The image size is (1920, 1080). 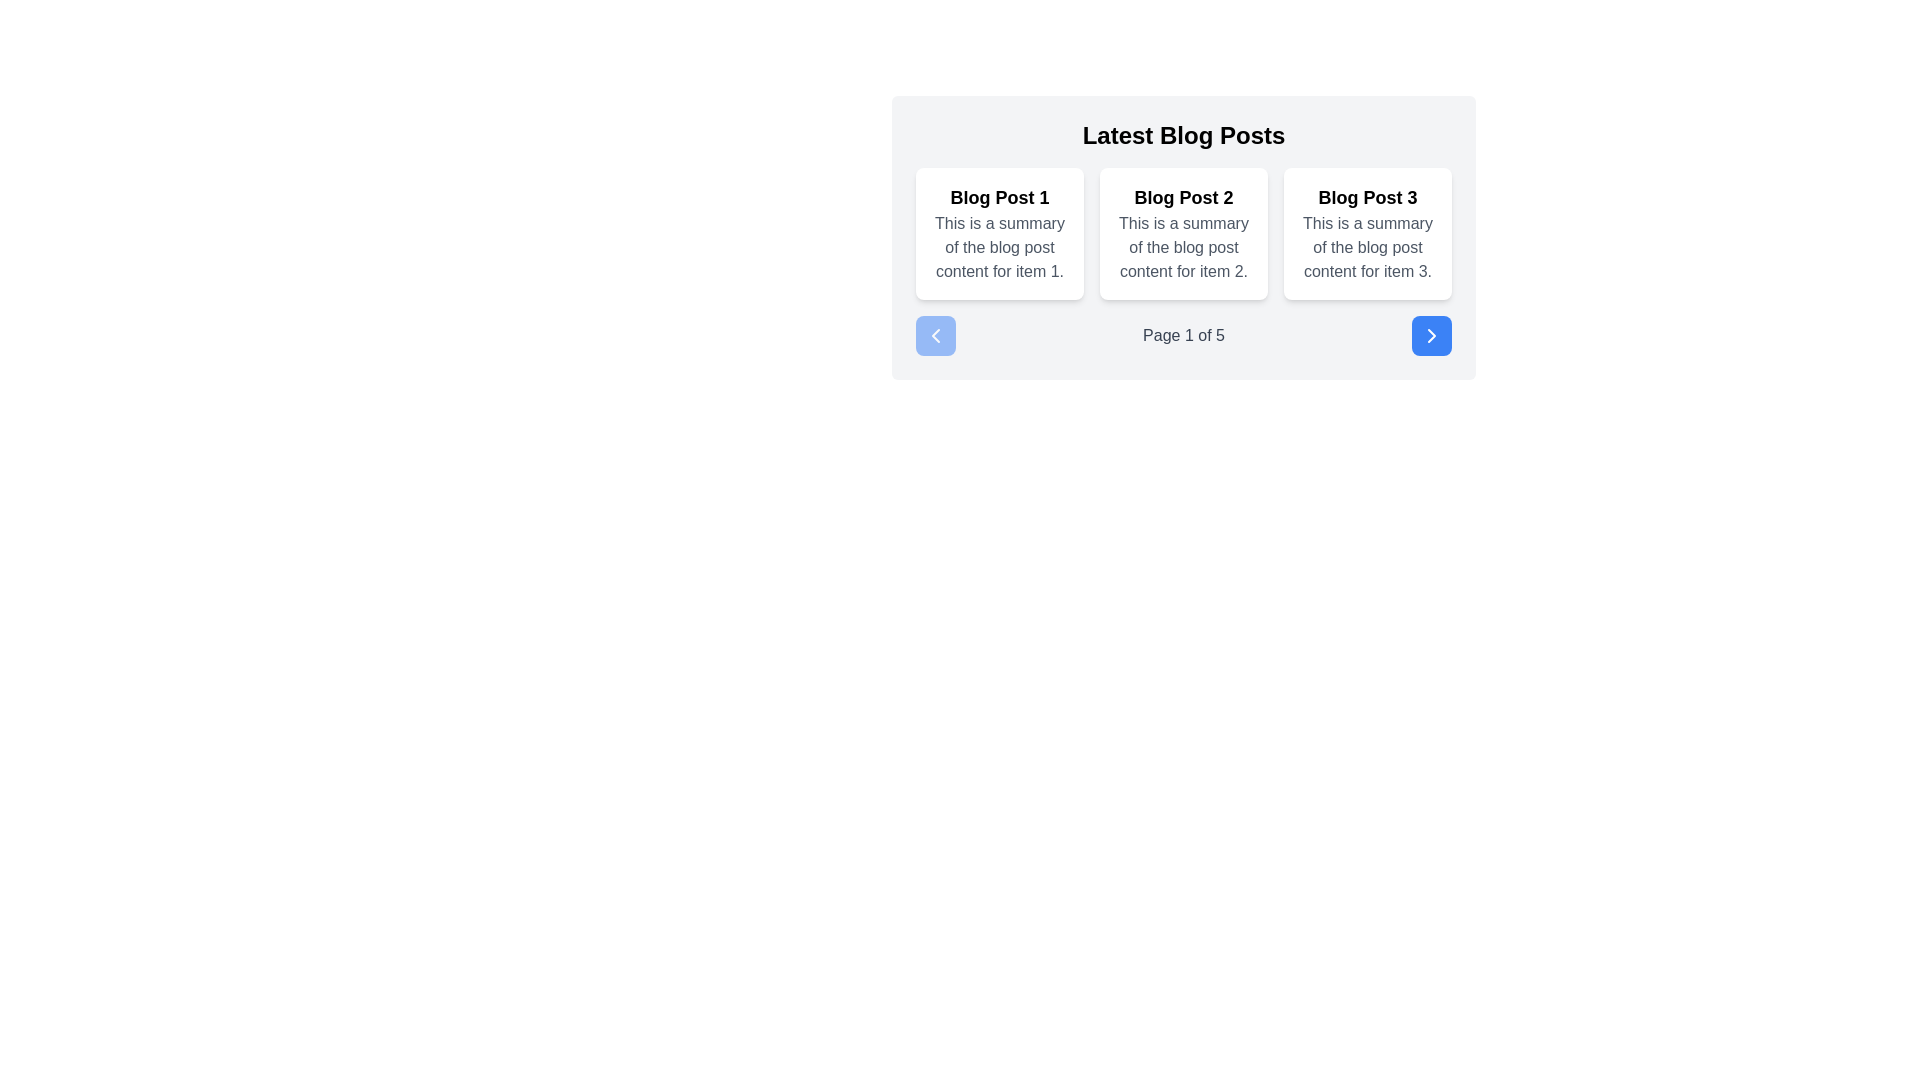 I want to click on heading text of the card titled 'Blog Post 3', located at the top of the third card in the 'Latest Blog Posts' section, so click(x=1367, y=197).